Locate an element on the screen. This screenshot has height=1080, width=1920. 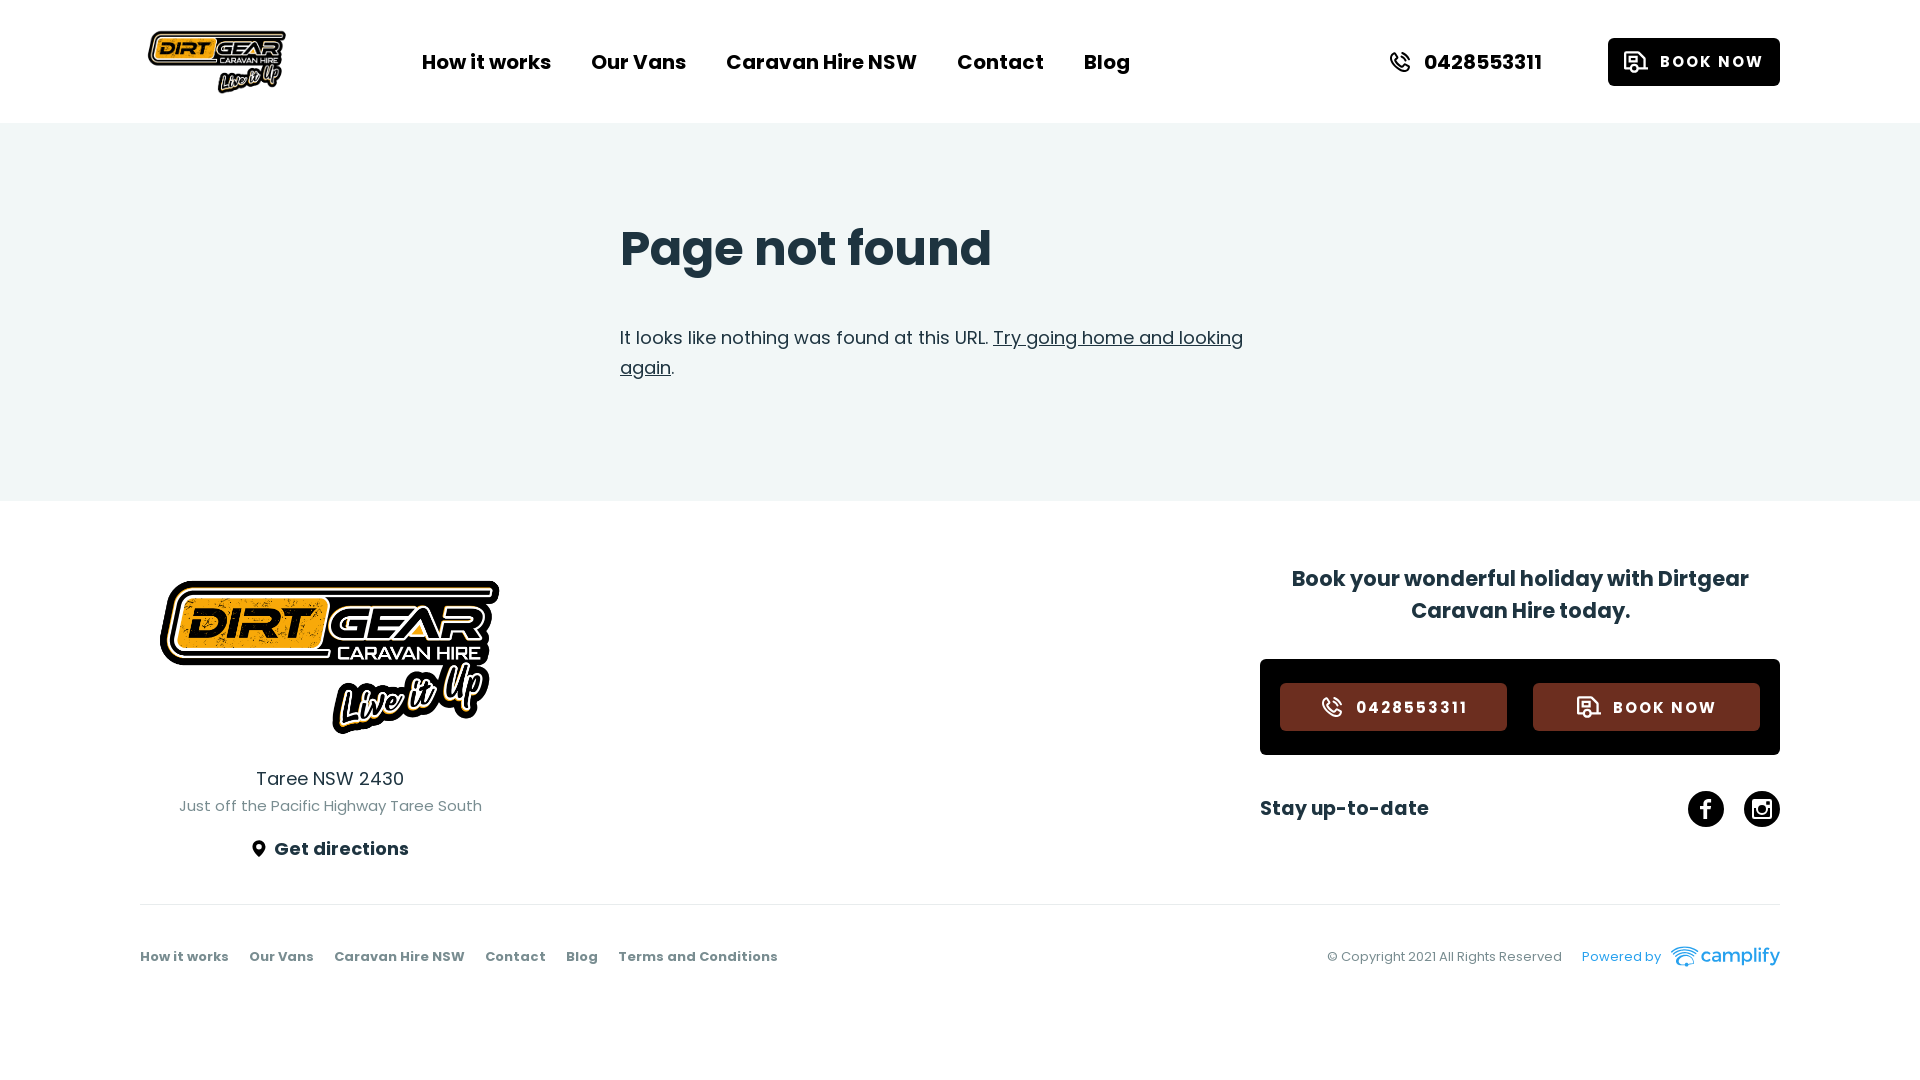
'How it works' is located at coordinates (184, 955).